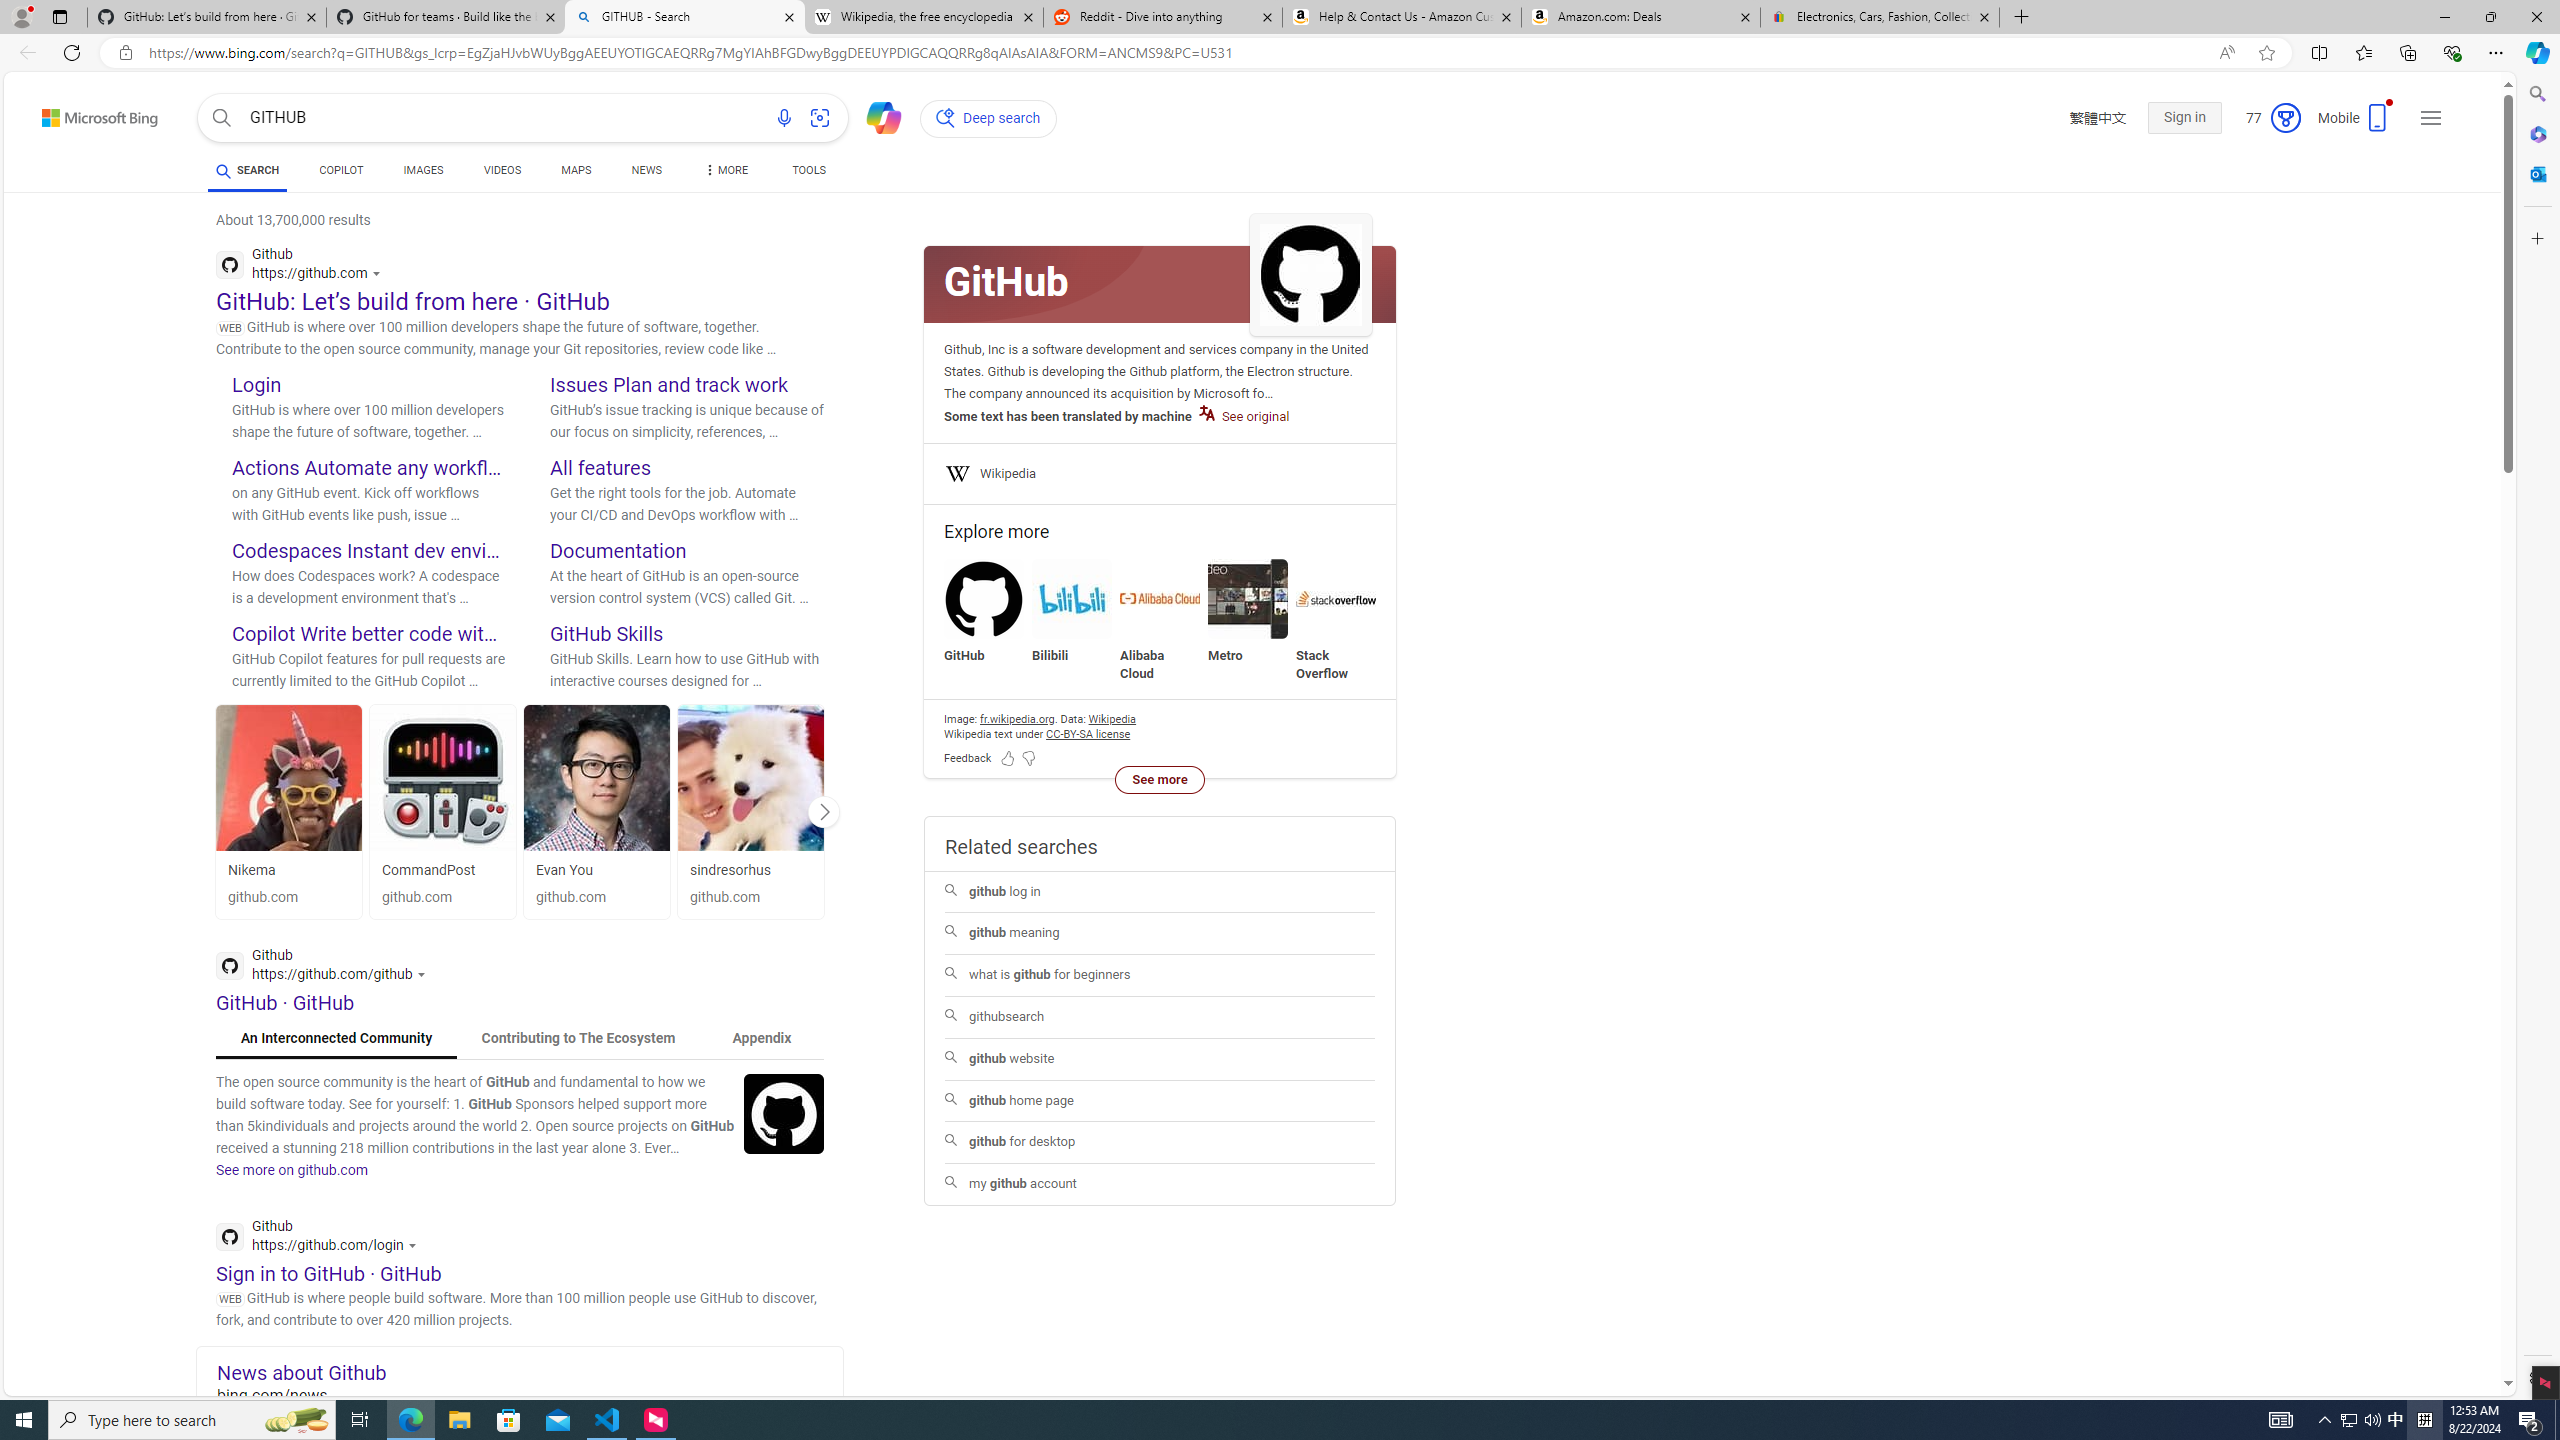 This screenshot has width=2560, height=1440. What do you see at coordinates (1336, 598) in the screenshot?
I see `'Stack Overflow'` at bounding box center [1336, 598].